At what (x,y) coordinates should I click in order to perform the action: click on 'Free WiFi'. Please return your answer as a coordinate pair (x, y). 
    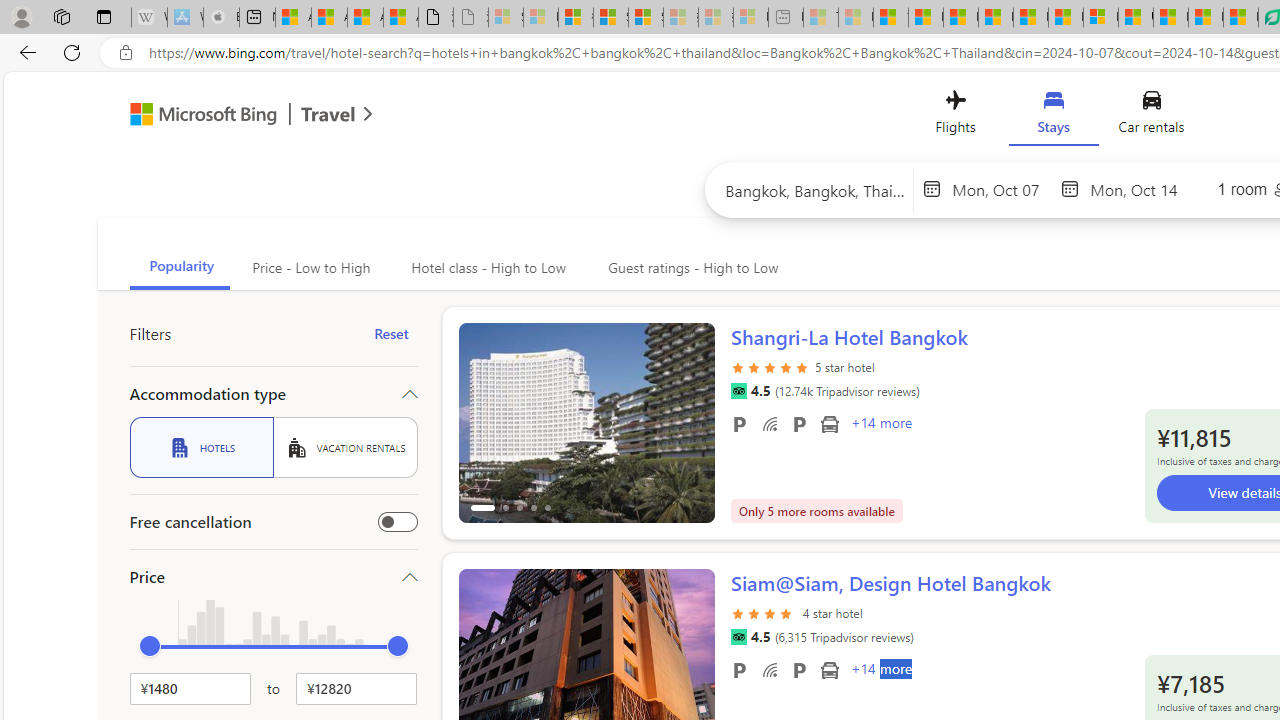
    Looking at the image, I should click on (768, 669).